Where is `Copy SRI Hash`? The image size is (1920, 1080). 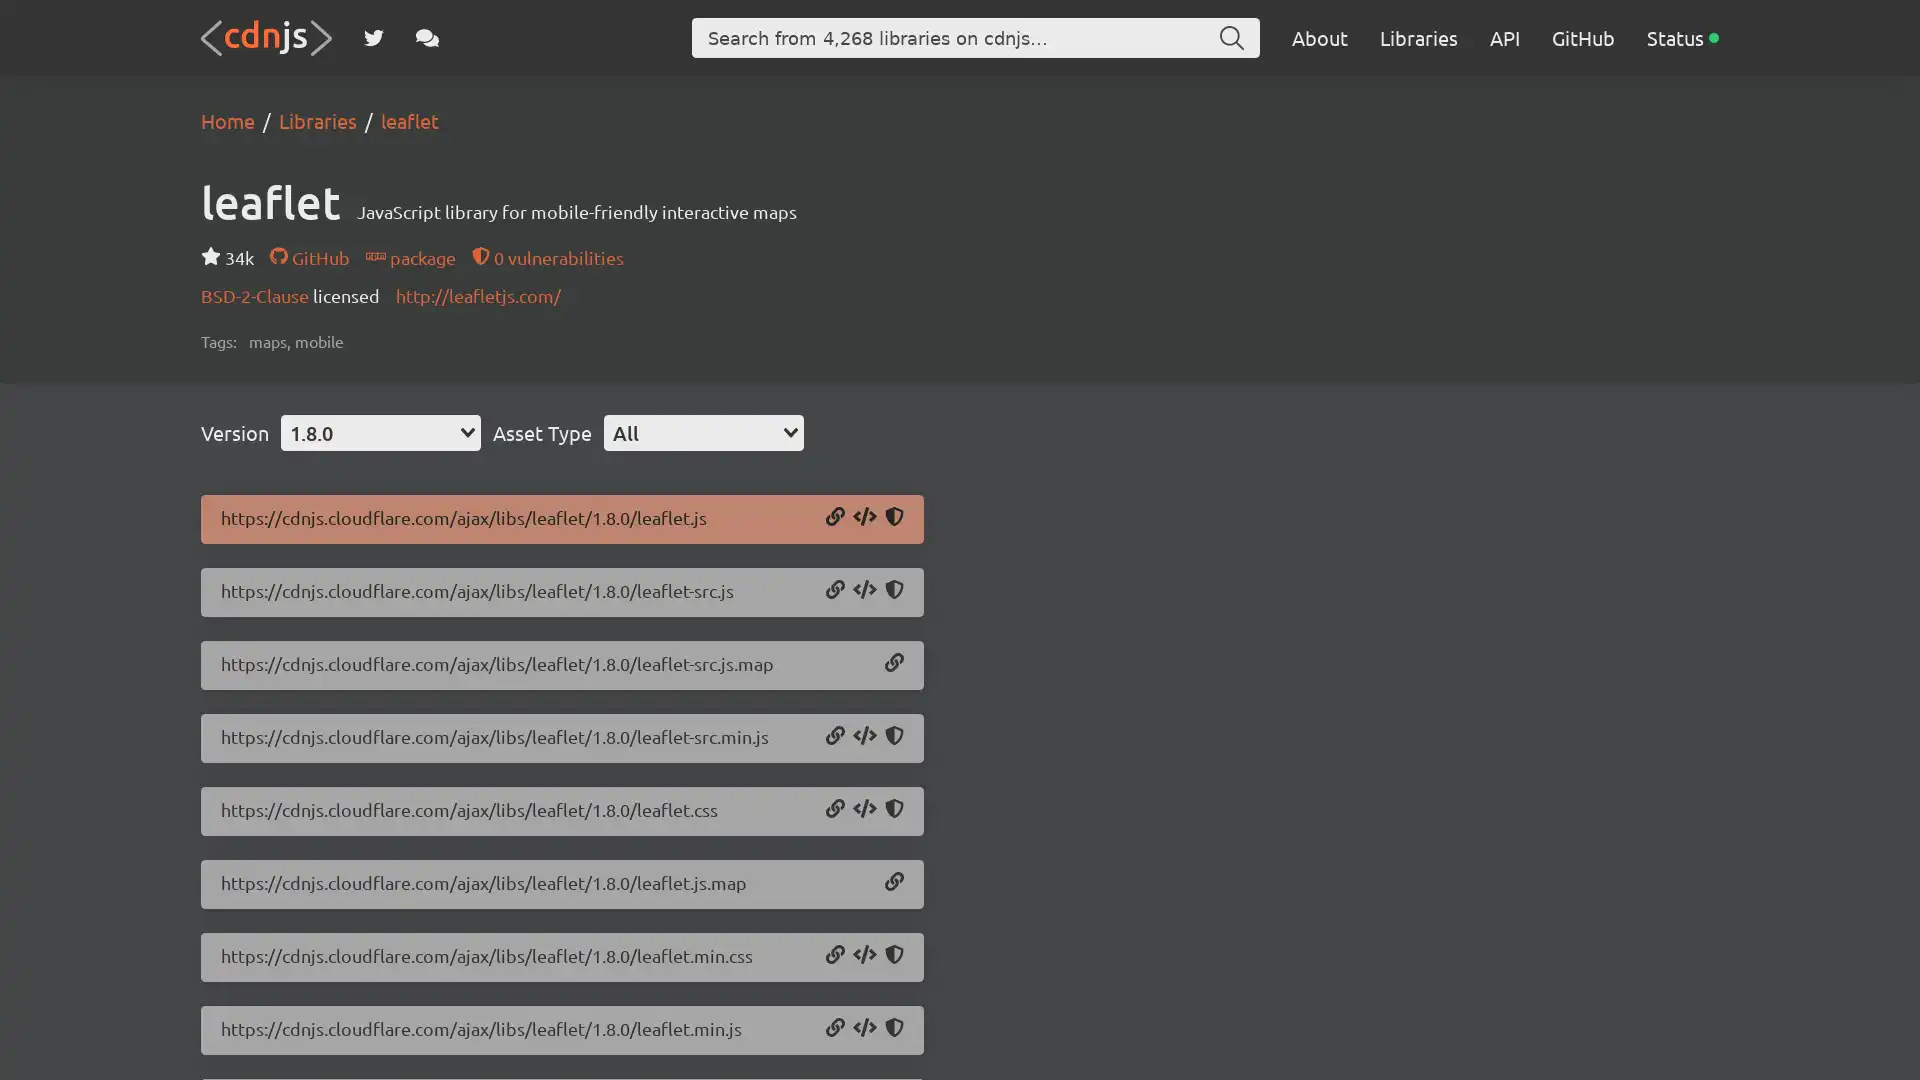
Copy SRI Hash is located at coordinates (893, 1029).